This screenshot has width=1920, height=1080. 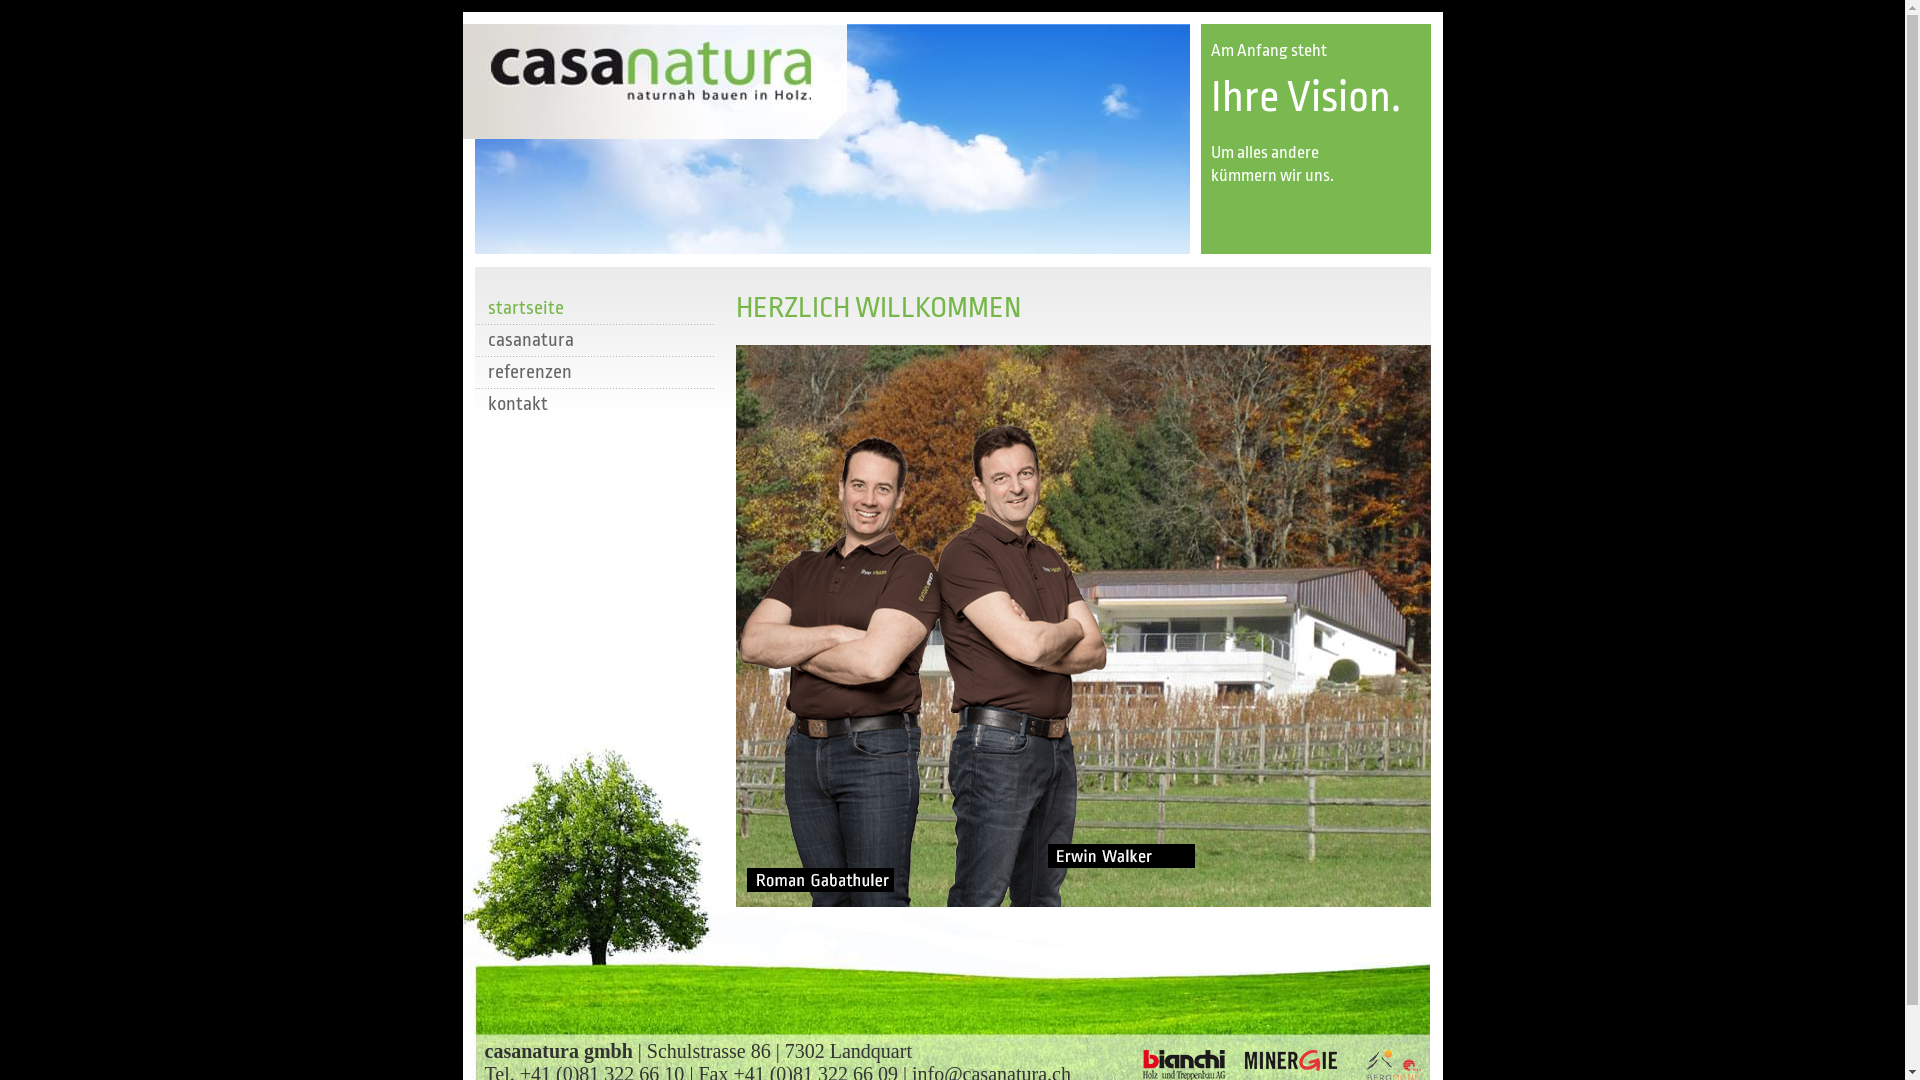 I want to click on 'startseite', so click(x=593, y=308).